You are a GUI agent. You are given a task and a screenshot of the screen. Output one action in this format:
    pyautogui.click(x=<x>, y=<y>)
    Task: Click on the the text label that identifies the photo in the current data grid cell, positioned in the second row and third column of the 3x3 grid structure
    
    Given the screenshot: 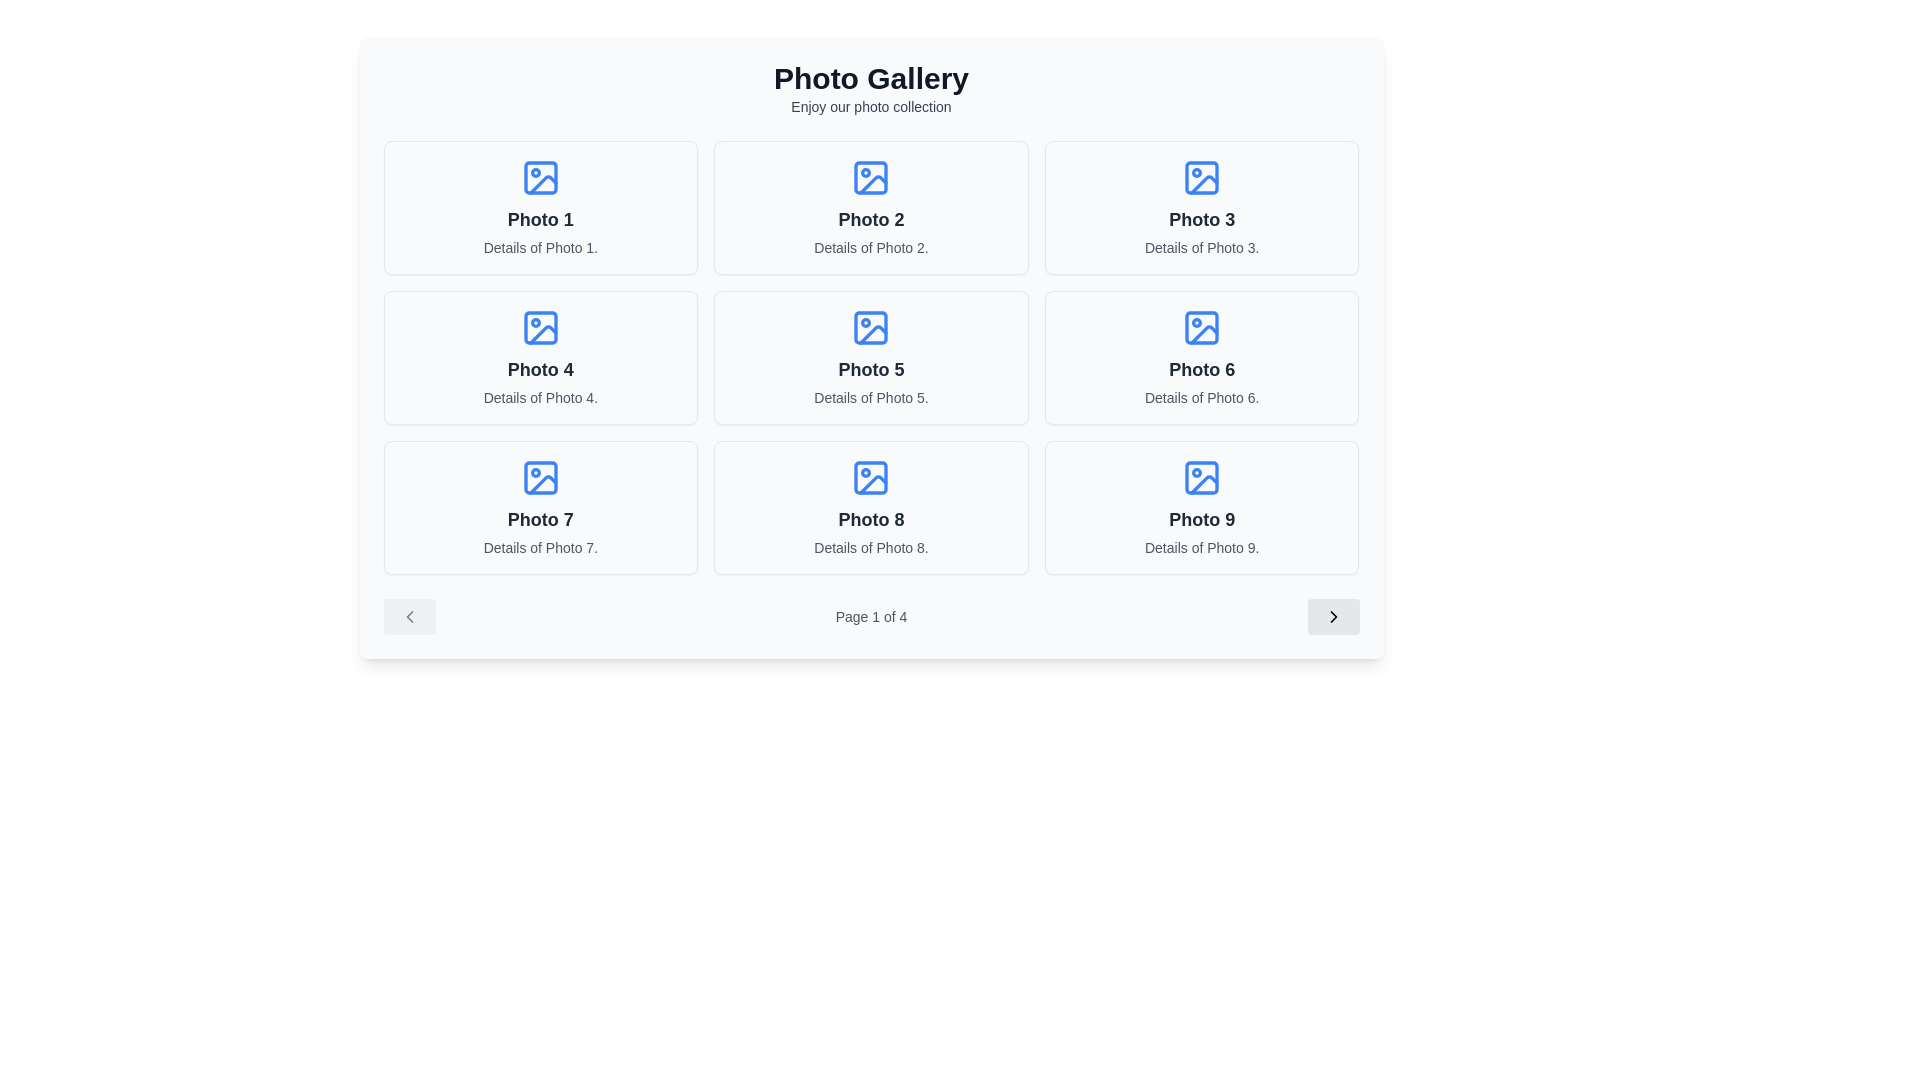 What is the action you would take?
    pyautogui.click(x=1201, y=370)
    